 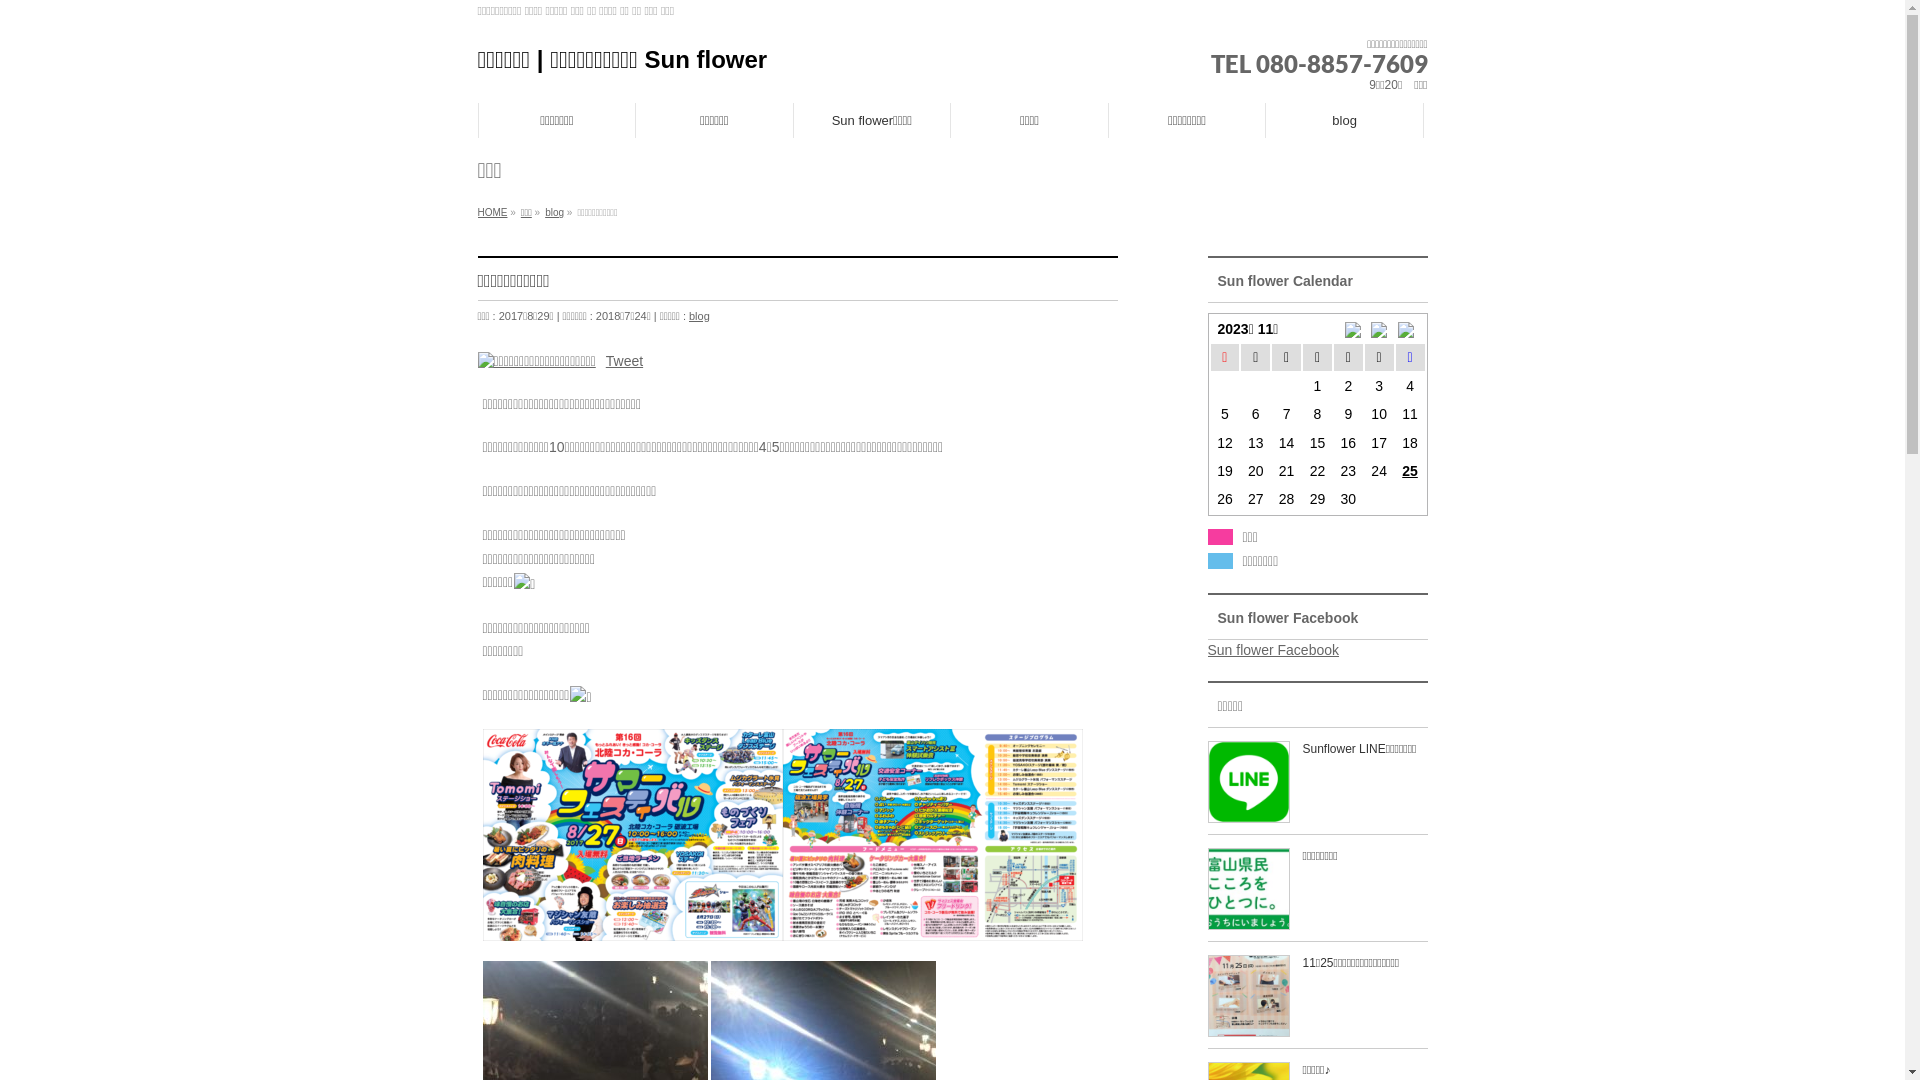 What do you see at coordinates (1344, 119) in the screenshot?
I see `'blog'` at bounding box center [1344, 119].